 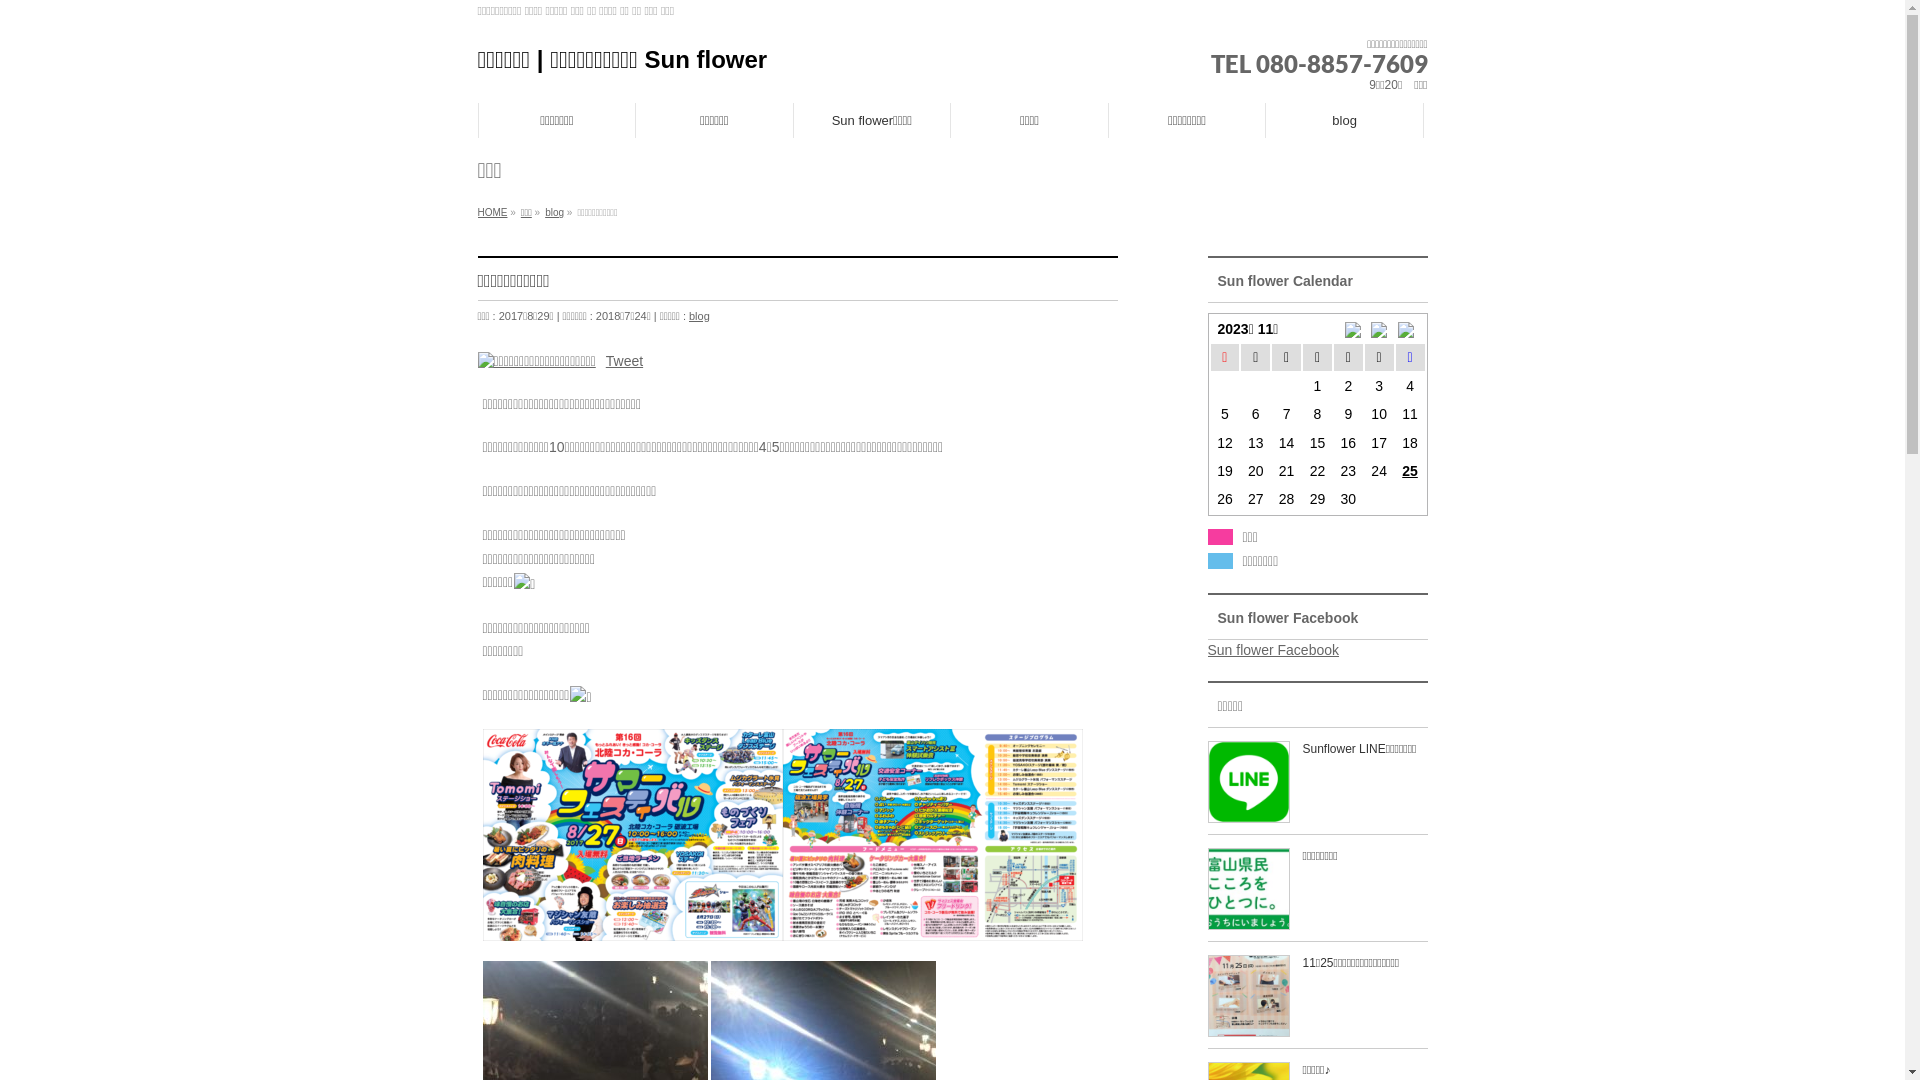 What do you see at coordinates (1344, 119) in the screenshot?
I see `'blog'` at bounding box center [1344, 119].